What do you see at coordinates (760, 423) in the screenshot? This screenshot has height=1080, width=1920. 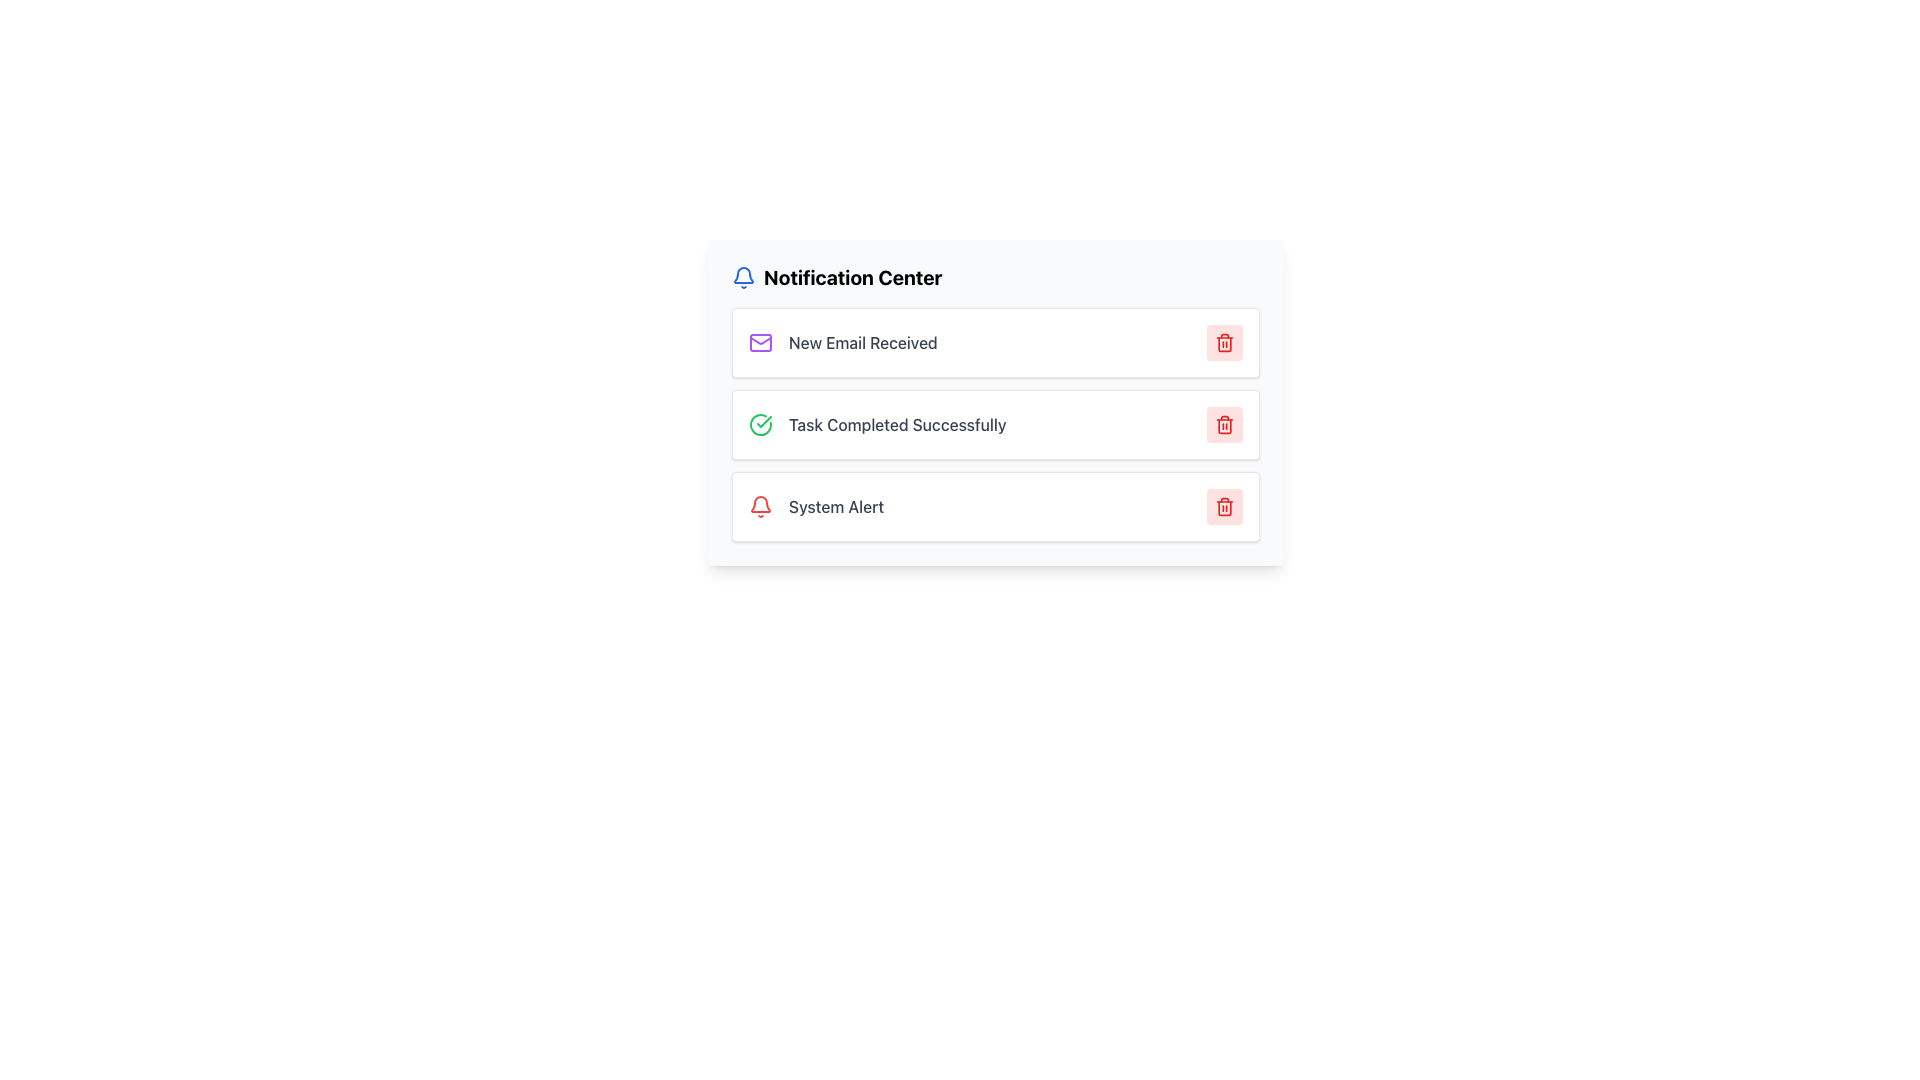 I see `the circular icon with a green outline and a checkmark, which indicates a successful action, located to the left of the label 'Task Completed Successfully' in the second row of the notification list` at bounding box center [760, 423].